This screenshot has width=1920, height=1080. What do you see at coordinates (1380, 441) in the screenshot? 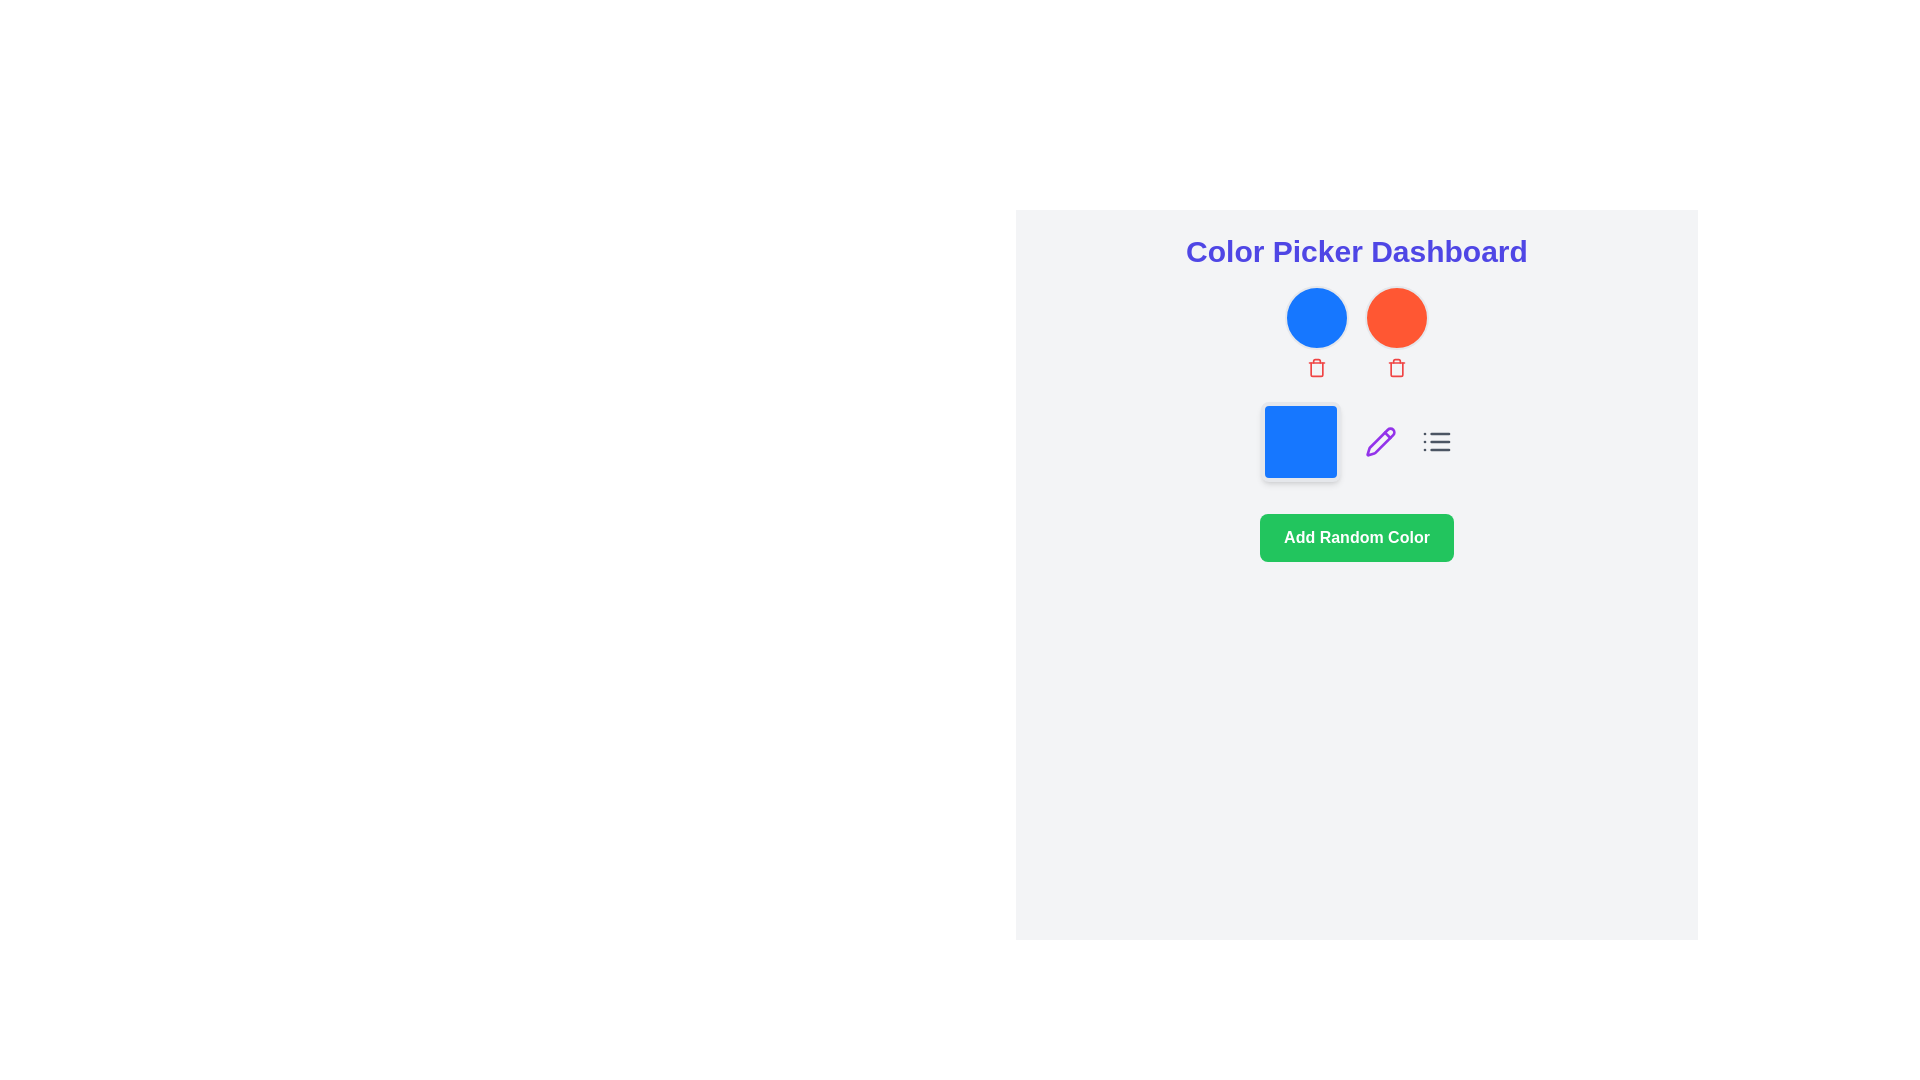
I see `the editing icon located to the right of a blue square element, which is the second column item in the group of icons below the circle elements` at bounding box center [1380, 441].